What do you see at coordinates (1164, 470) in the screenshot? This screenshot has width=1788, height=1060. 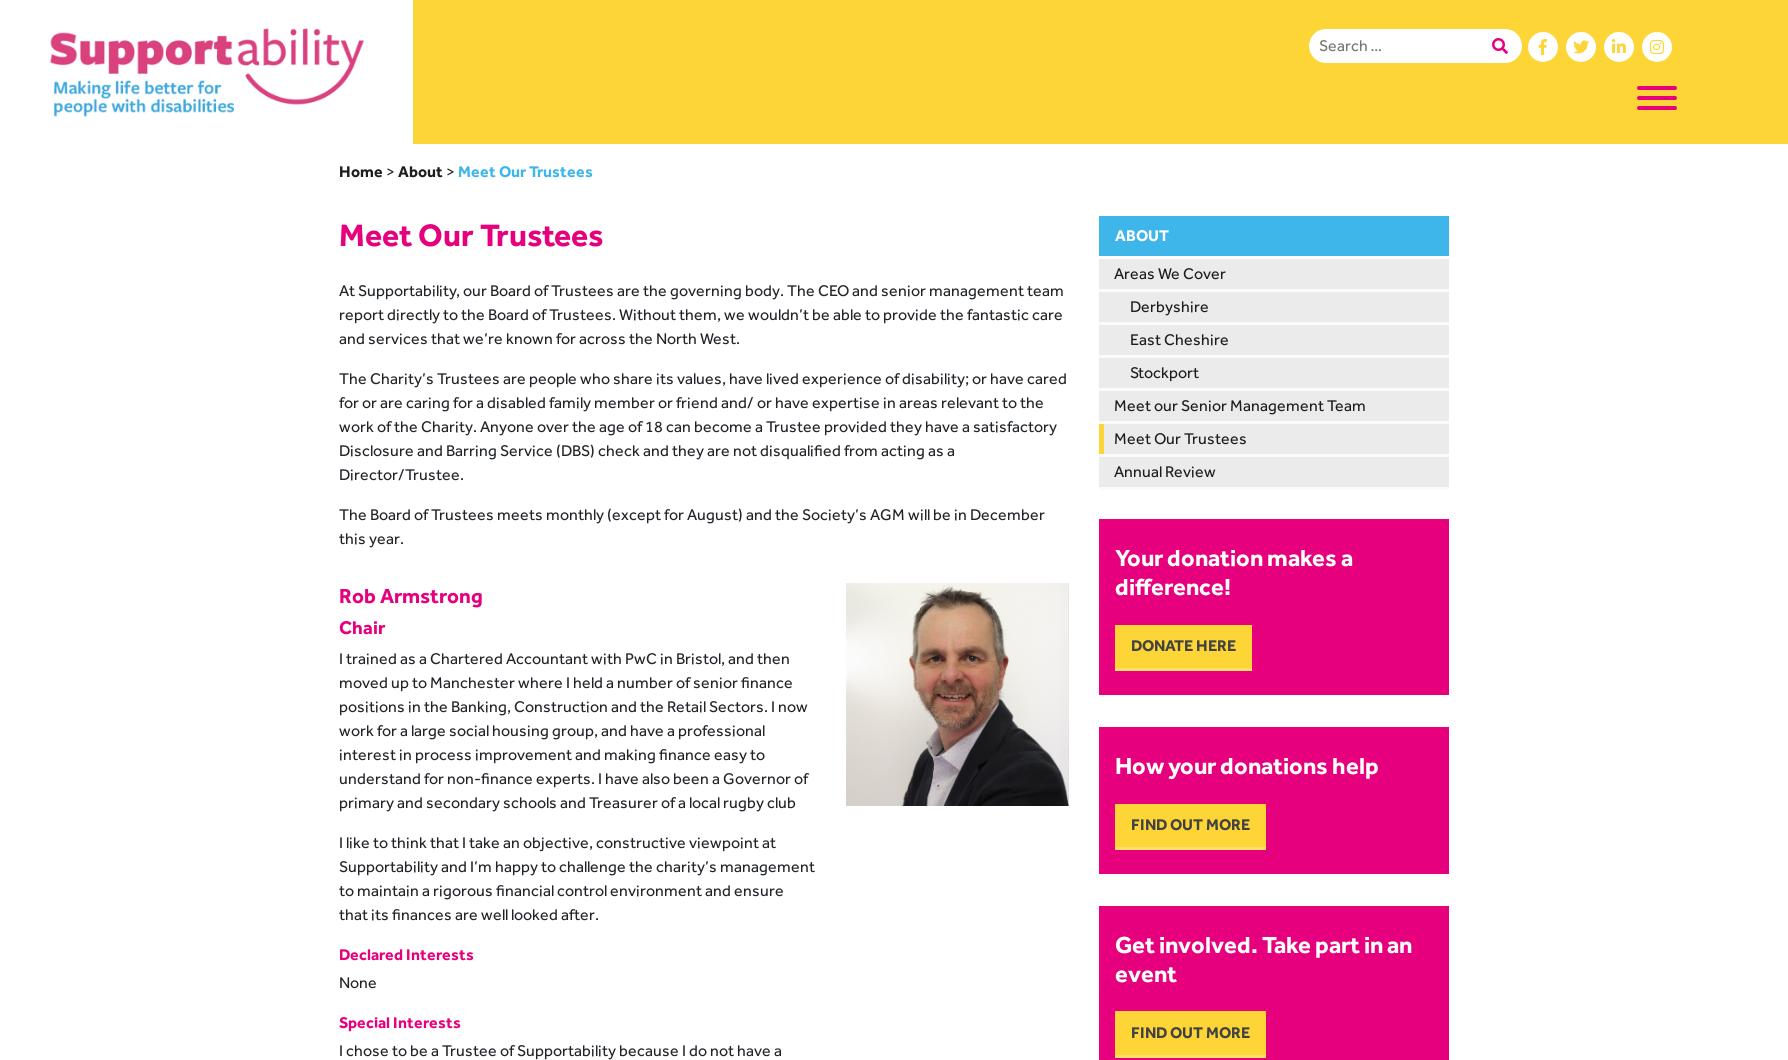 I see `'Annual Review'` at bounding box center [1164, 470].